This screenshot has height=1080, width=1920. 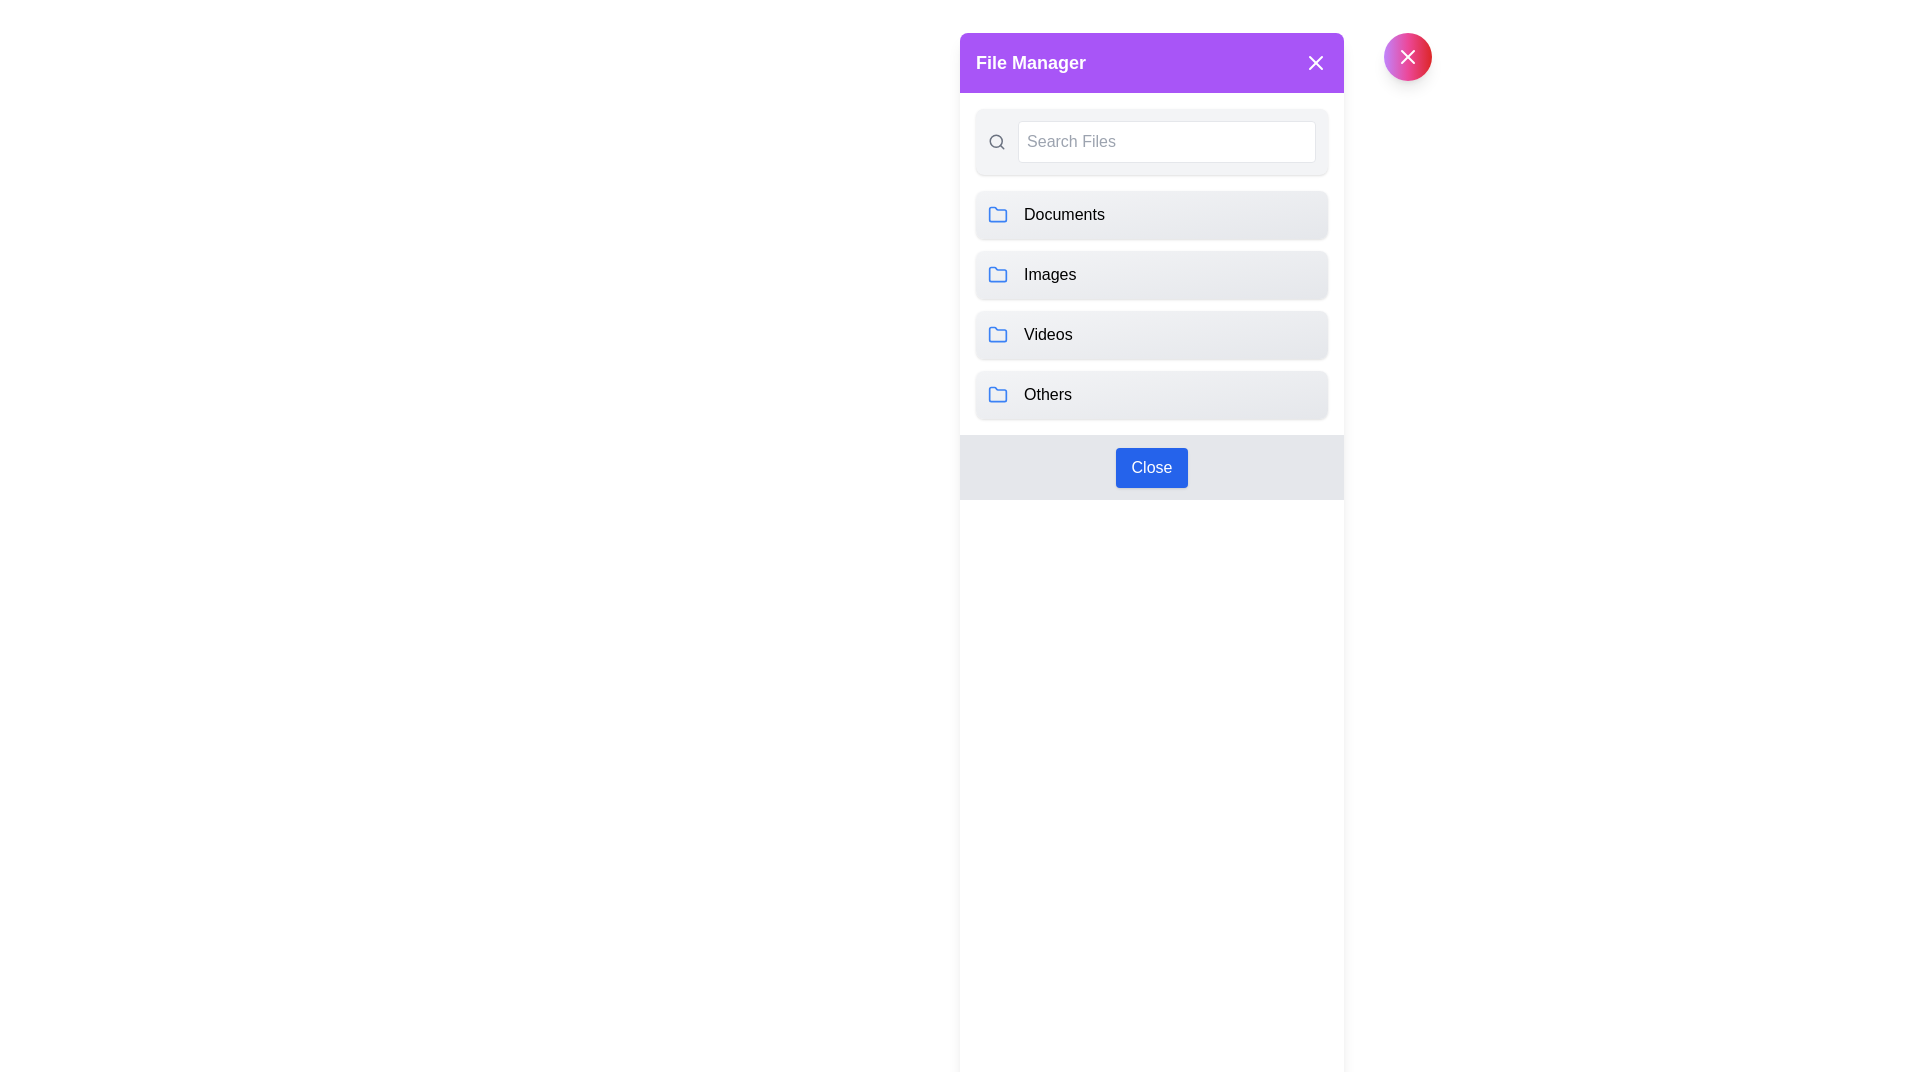 I want to click on the magnifying glass icon, which is a circular SVG element associated with search functionality, located to the left of the 'Search Files' input field, so click(x=997, y=141).